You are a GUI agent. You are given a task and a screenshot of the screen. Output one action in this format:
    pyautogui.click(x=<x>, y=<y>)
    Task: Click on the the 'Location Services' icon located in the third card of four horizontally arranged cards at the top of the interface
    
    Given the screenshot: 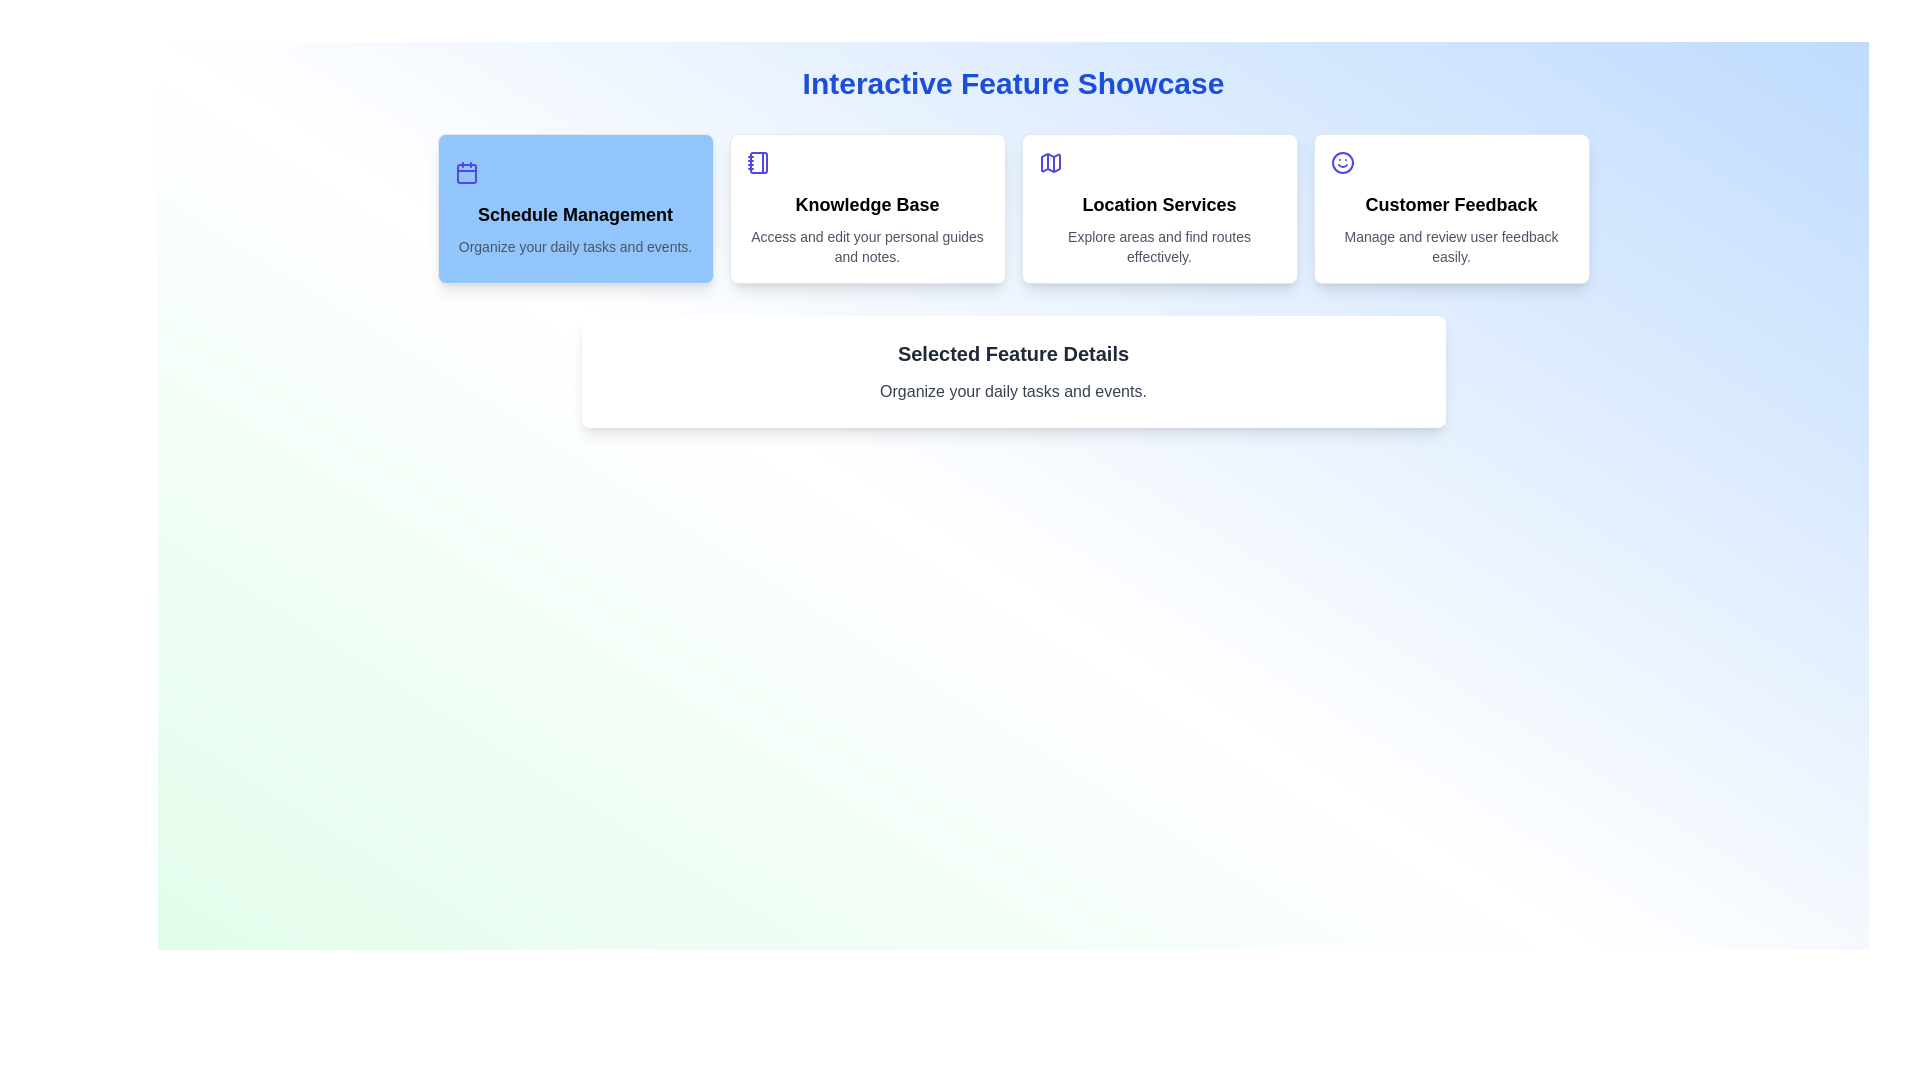 What is the action you would take?
    pyautogui.click(x=1049, y=161)
    